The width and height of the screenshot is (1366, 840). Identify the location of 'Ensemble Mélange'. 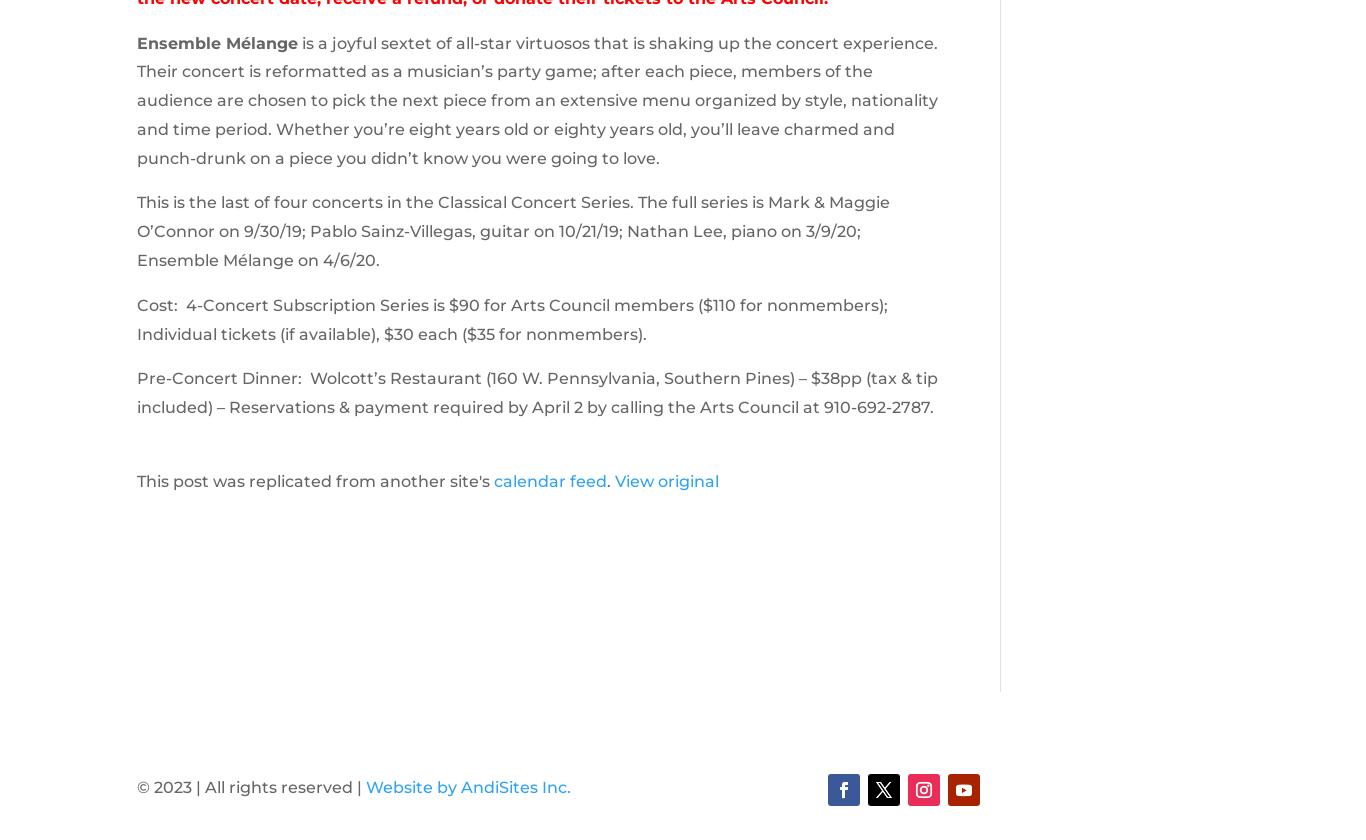
(215, 42).